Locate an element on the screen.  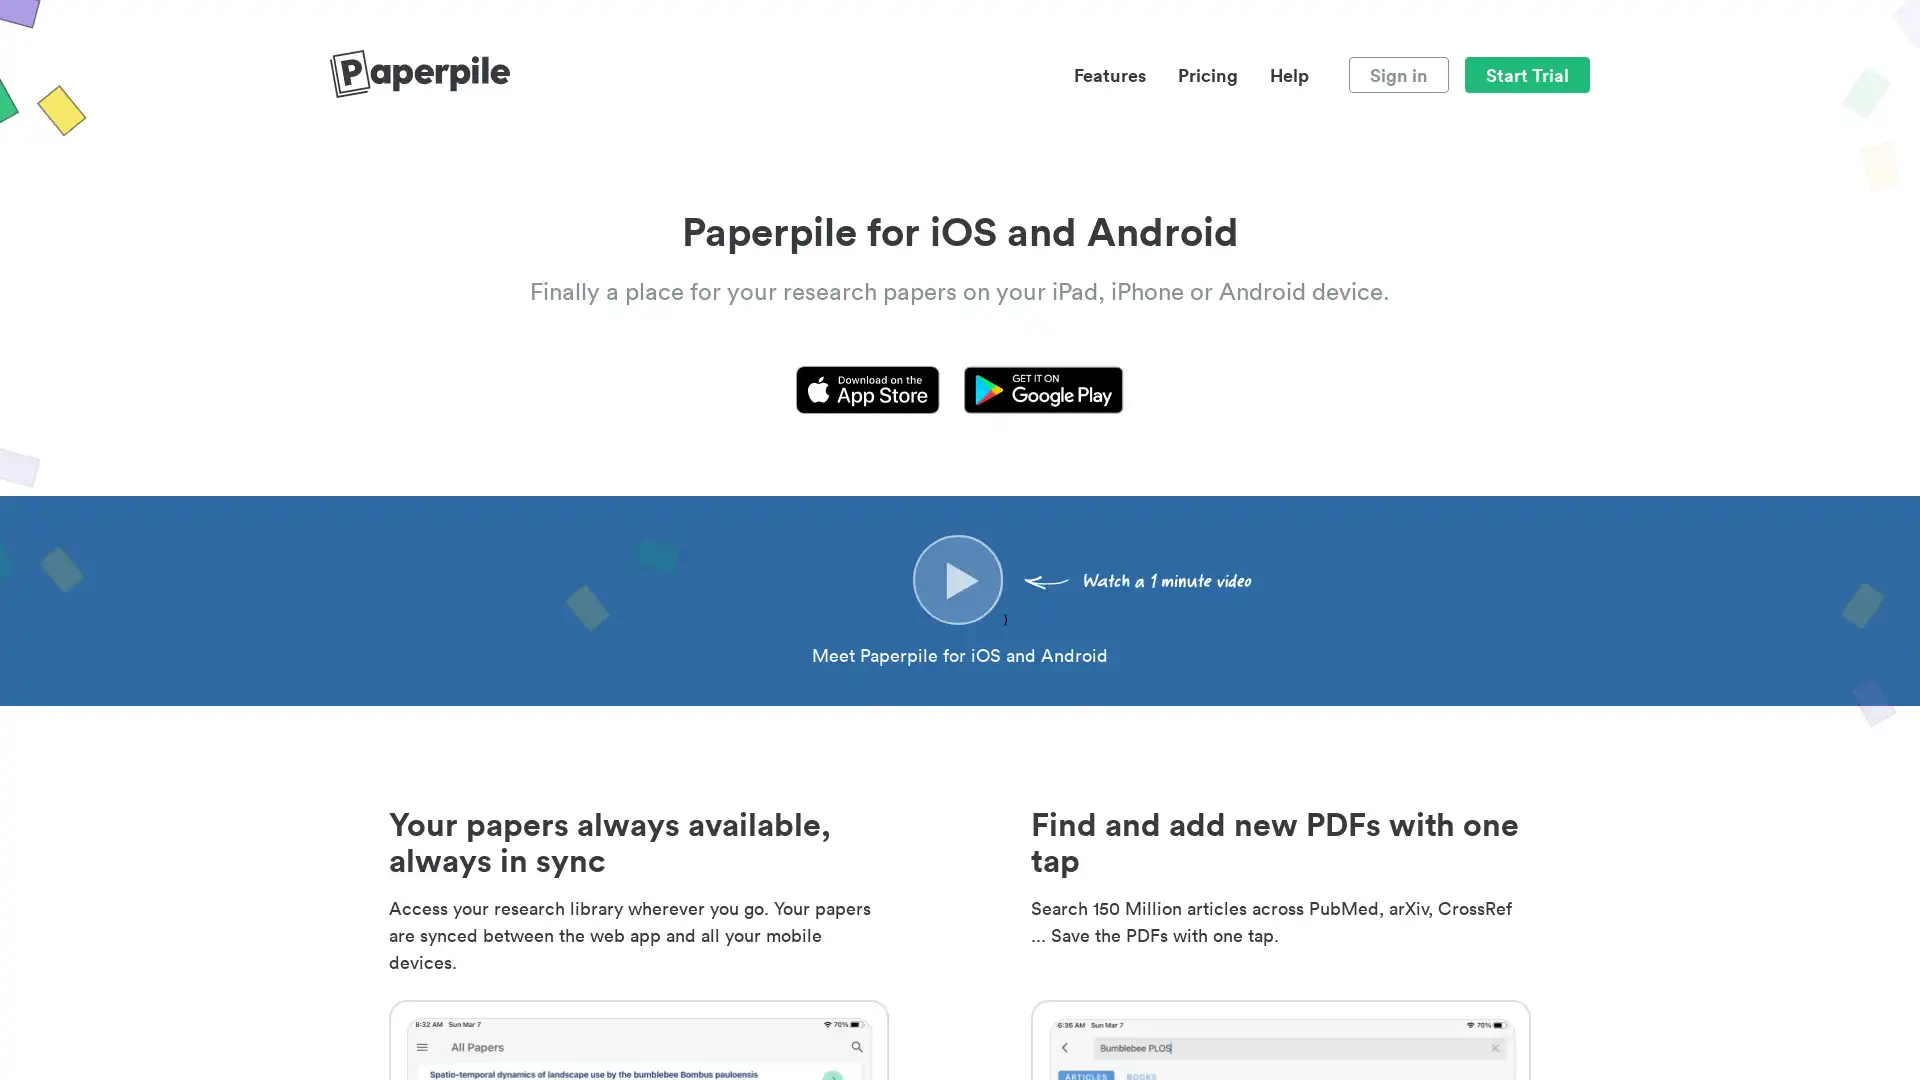
) is located at coordinates (958, 580).